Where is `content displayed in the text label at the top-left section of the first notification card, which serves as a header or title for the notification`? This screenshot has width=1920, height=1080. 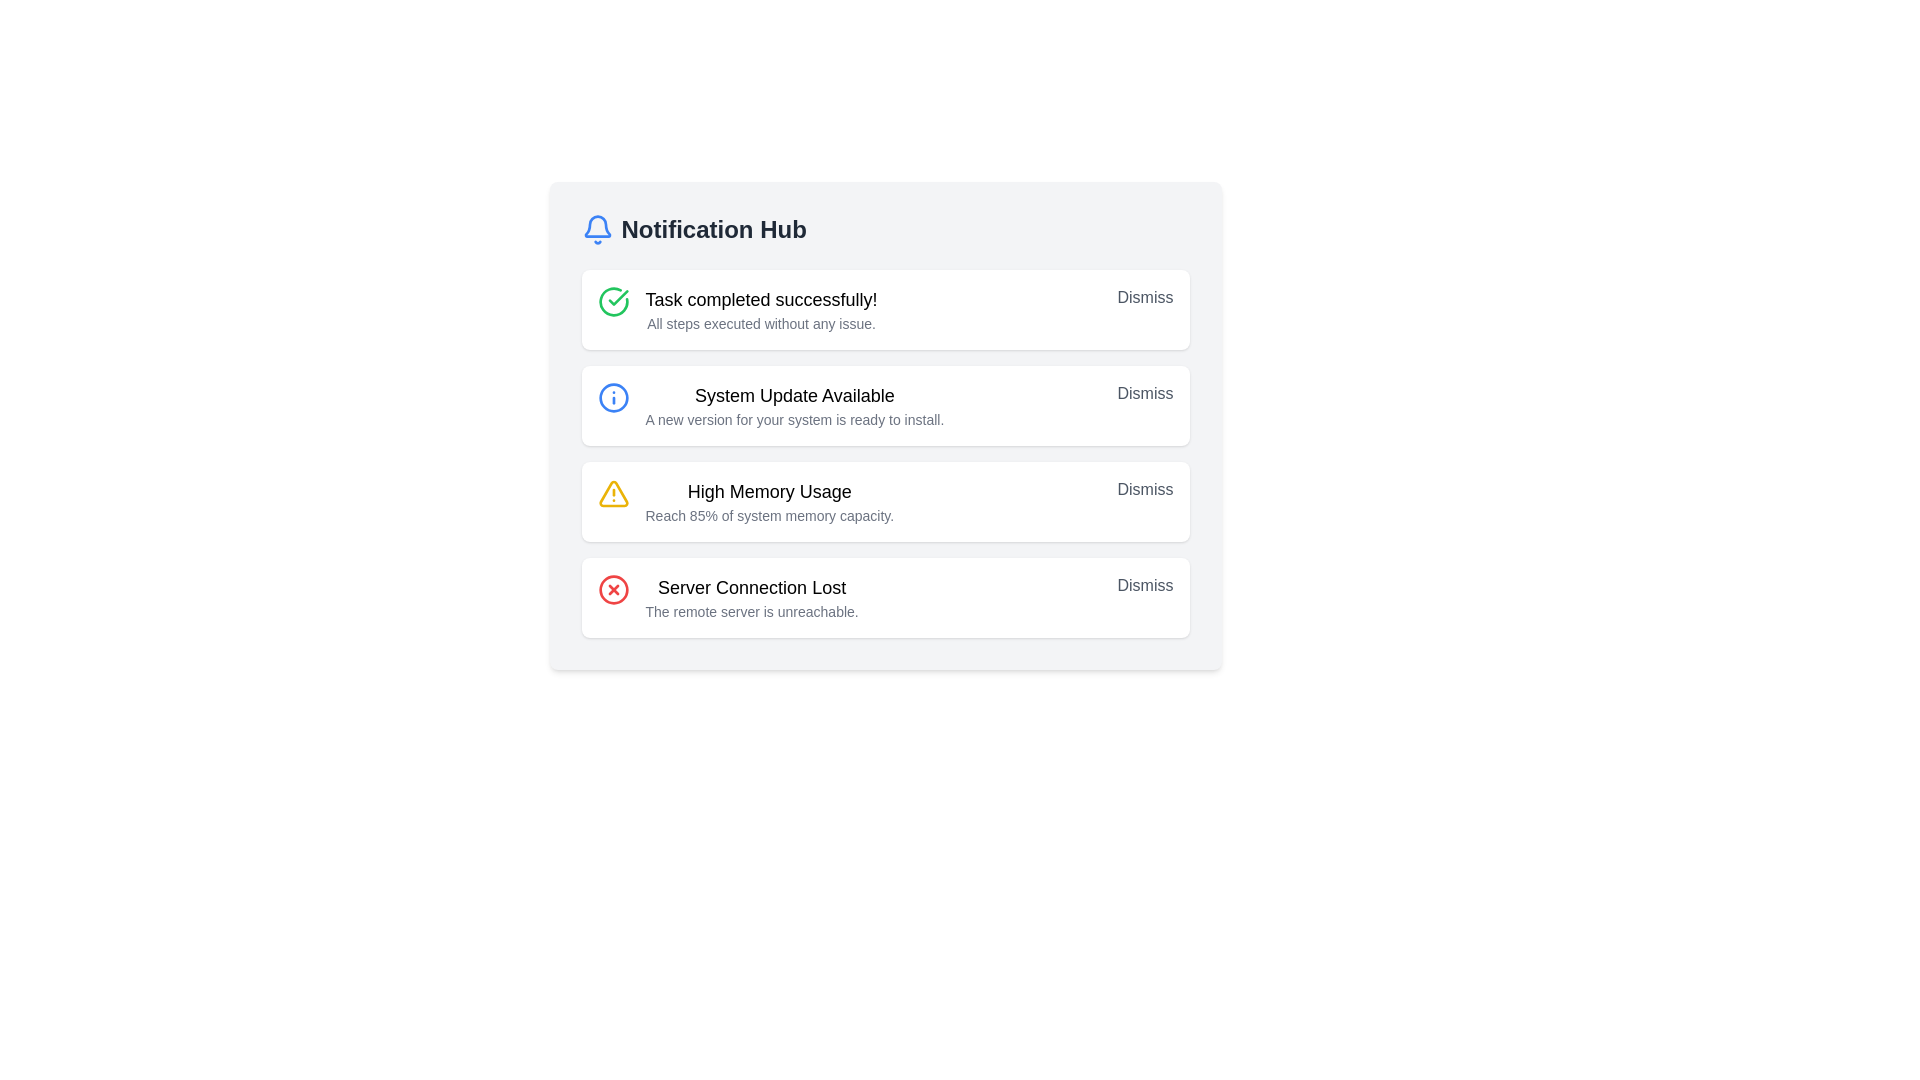
content displayed in the text label at the top-left section of the first notification card, which serves as a header or title for the notification is located at coordinates (760, 300).